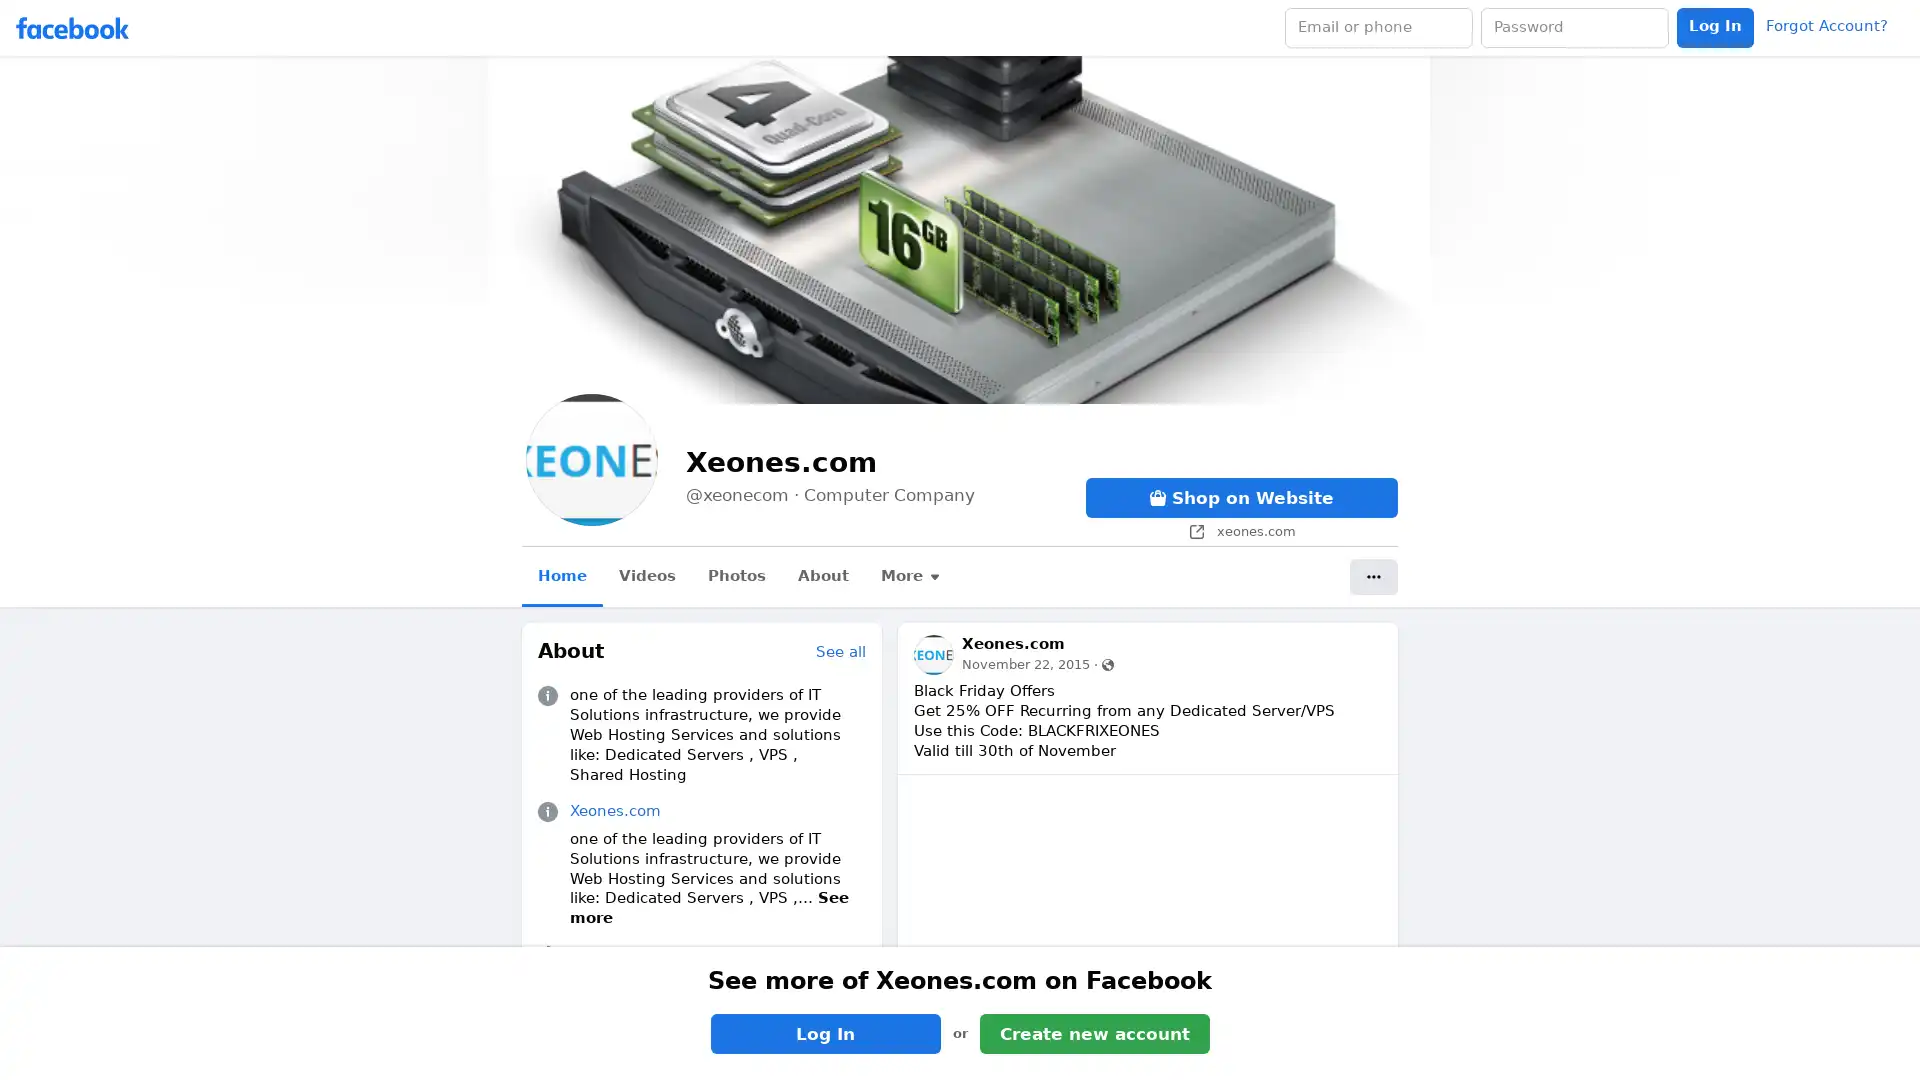  I want to click on Accessible login button, so click(1714, 27).